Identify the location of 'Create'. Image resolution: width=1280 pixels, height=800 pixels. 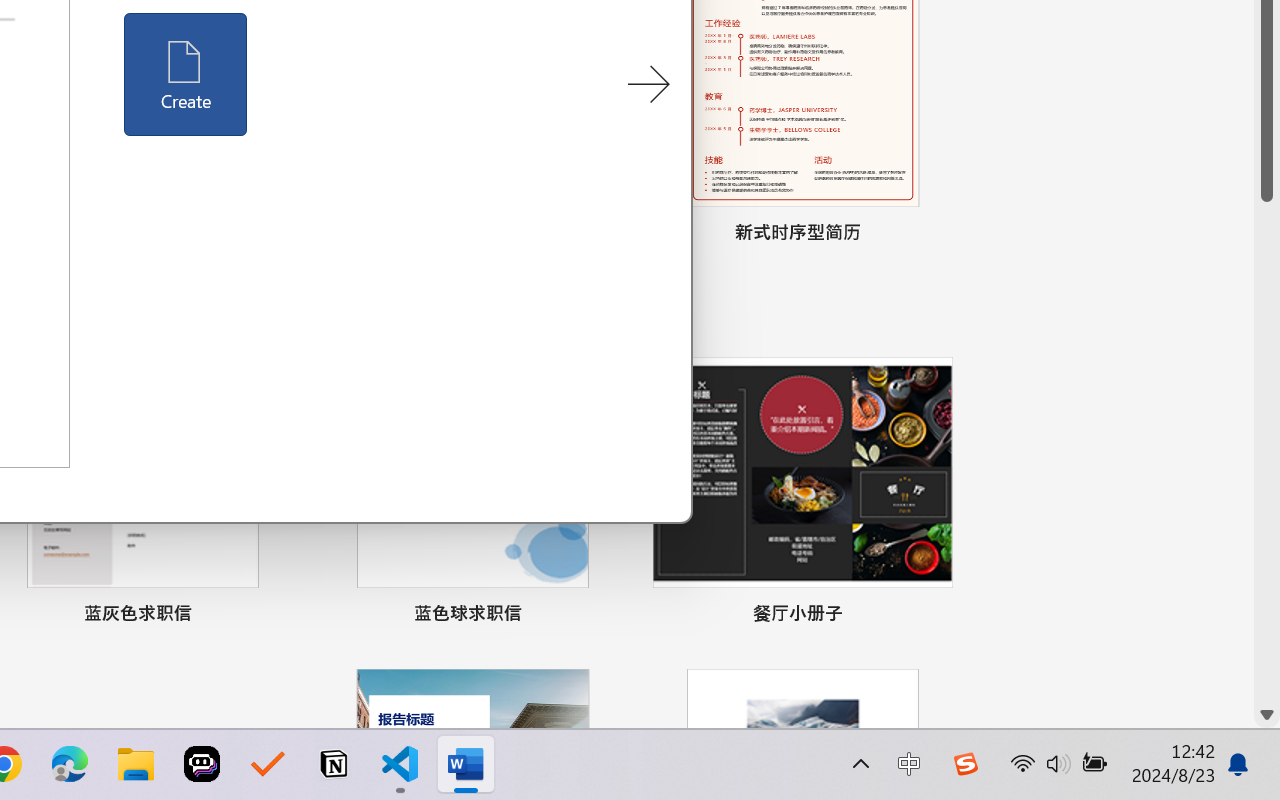
(185, 74).